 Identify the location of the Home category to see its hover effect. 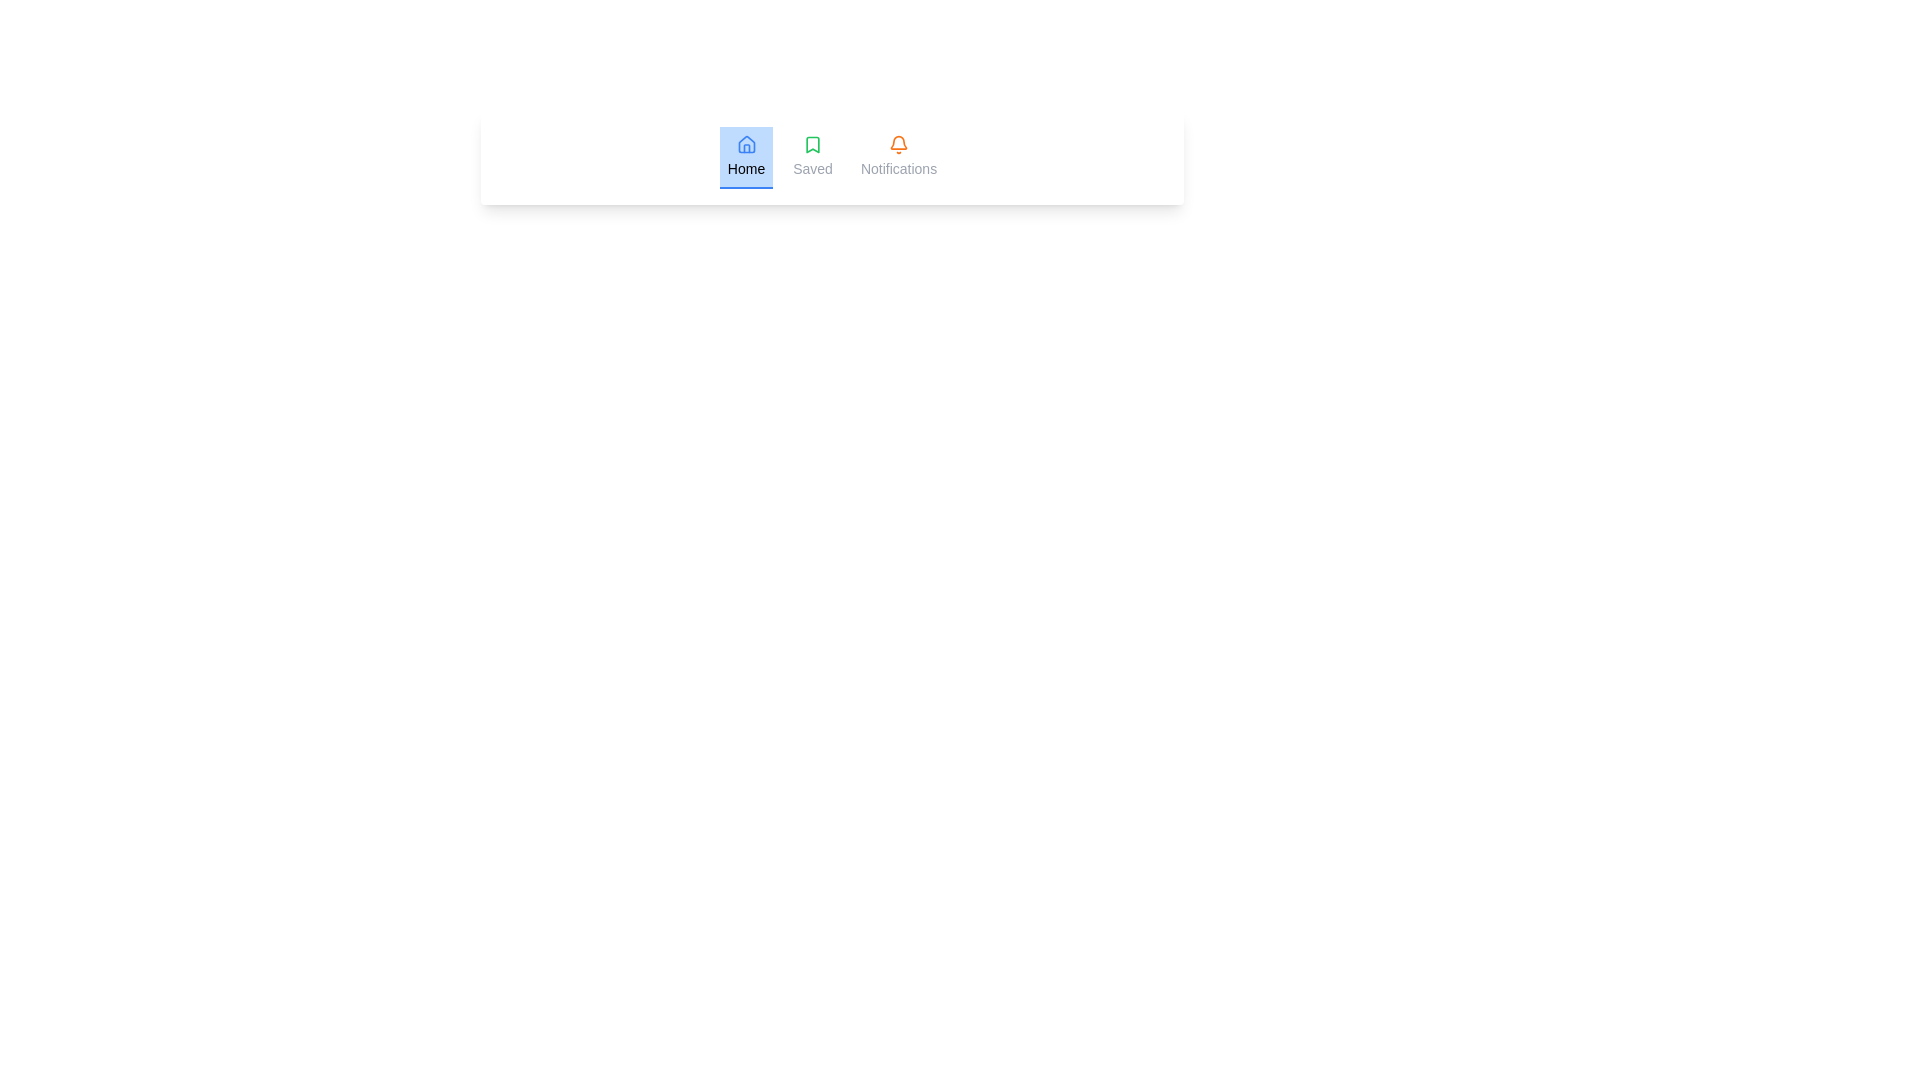
(745, 157).